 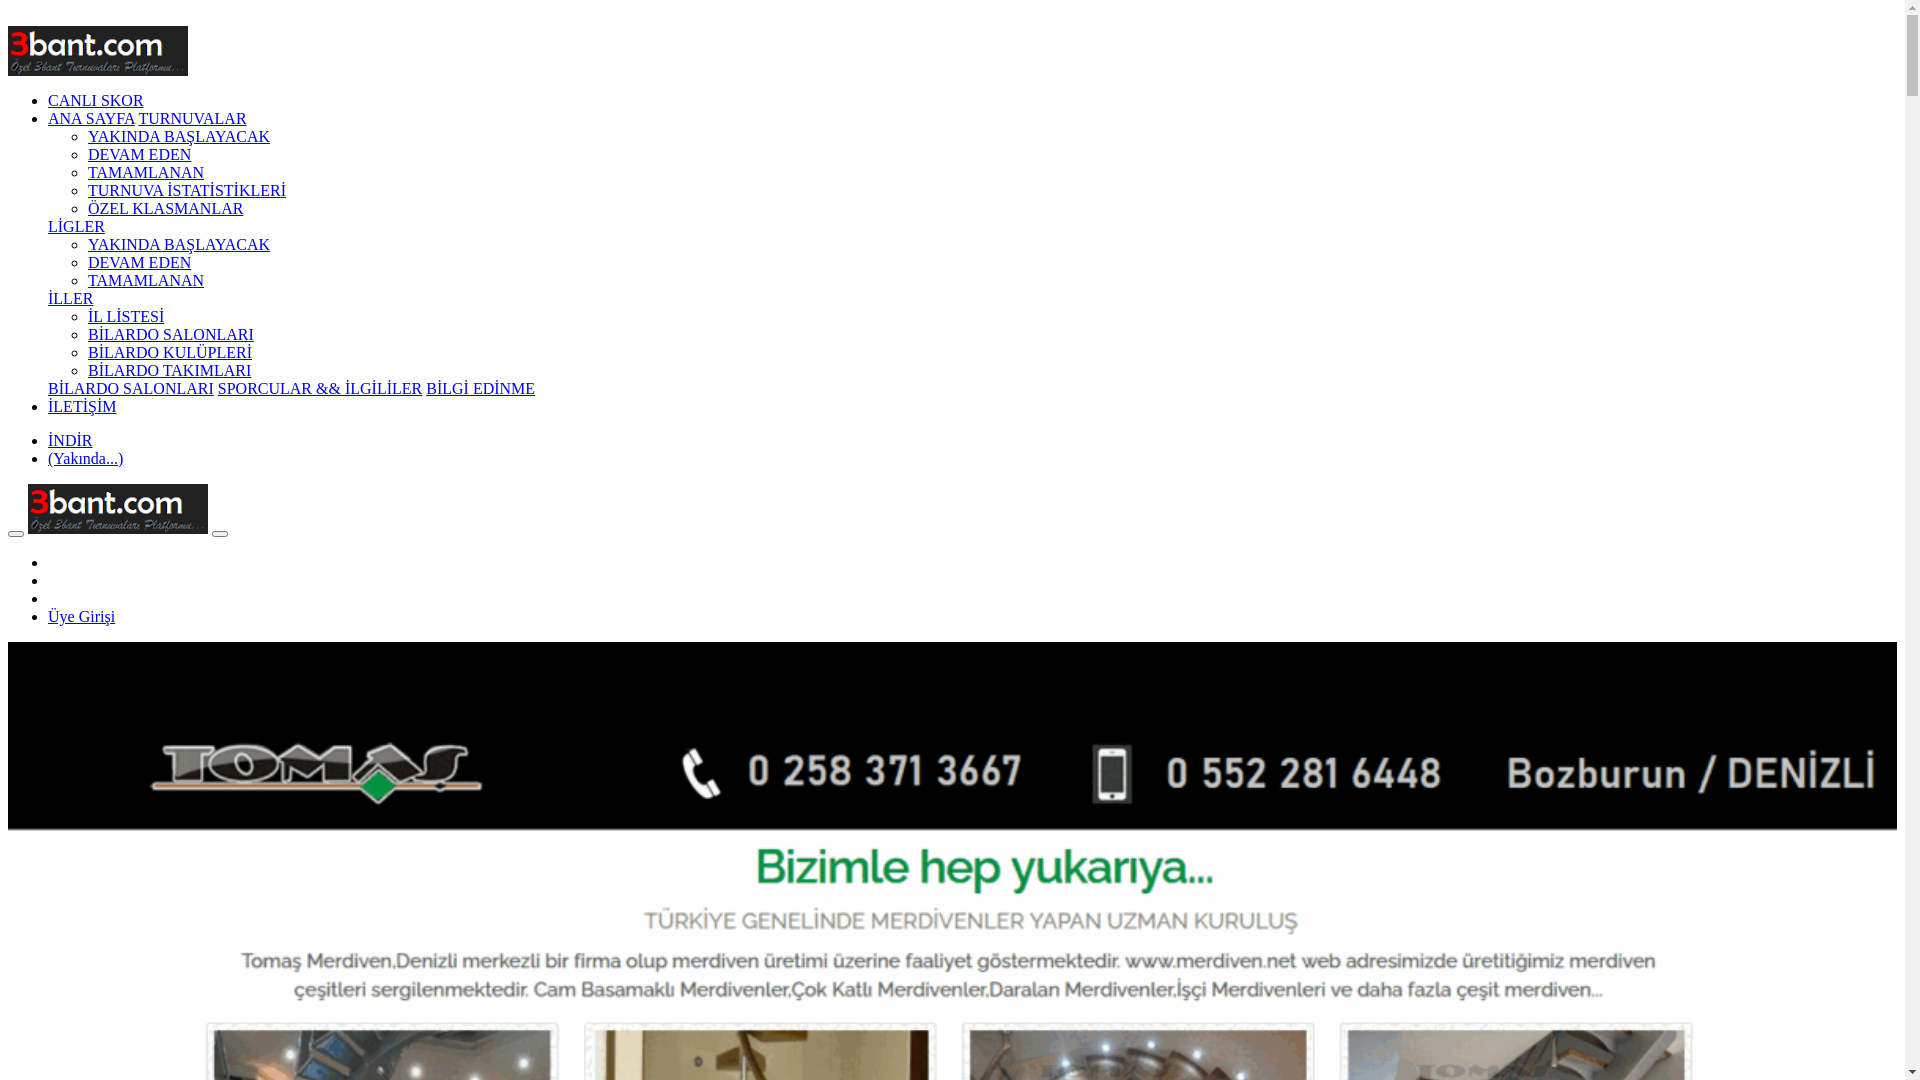 What do you see at coordinates (138, 153) in the screenshot?
I see `'DEVAM EDEN'` at bounding box center [138, 153].